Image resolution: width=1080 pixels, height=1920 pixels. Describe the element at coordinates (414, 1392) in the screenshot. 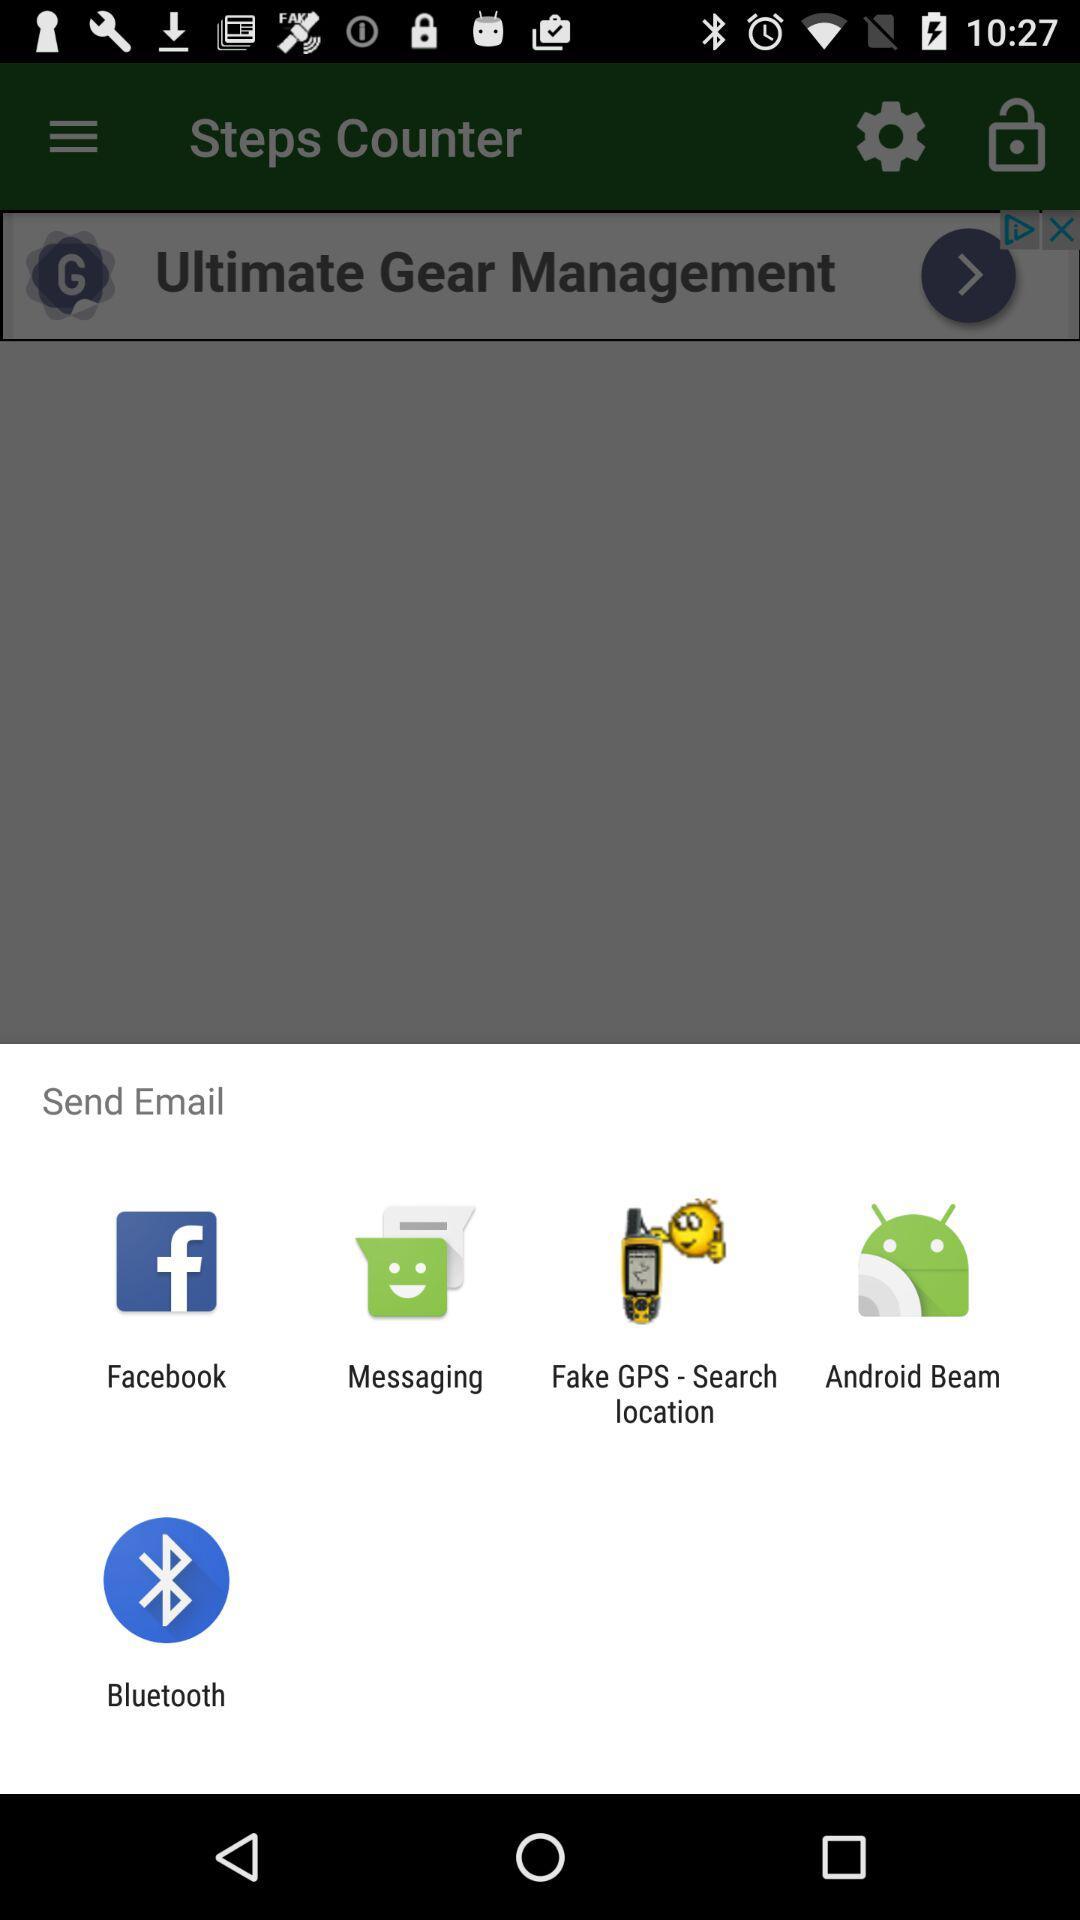

I see `messaging icon` at that location.